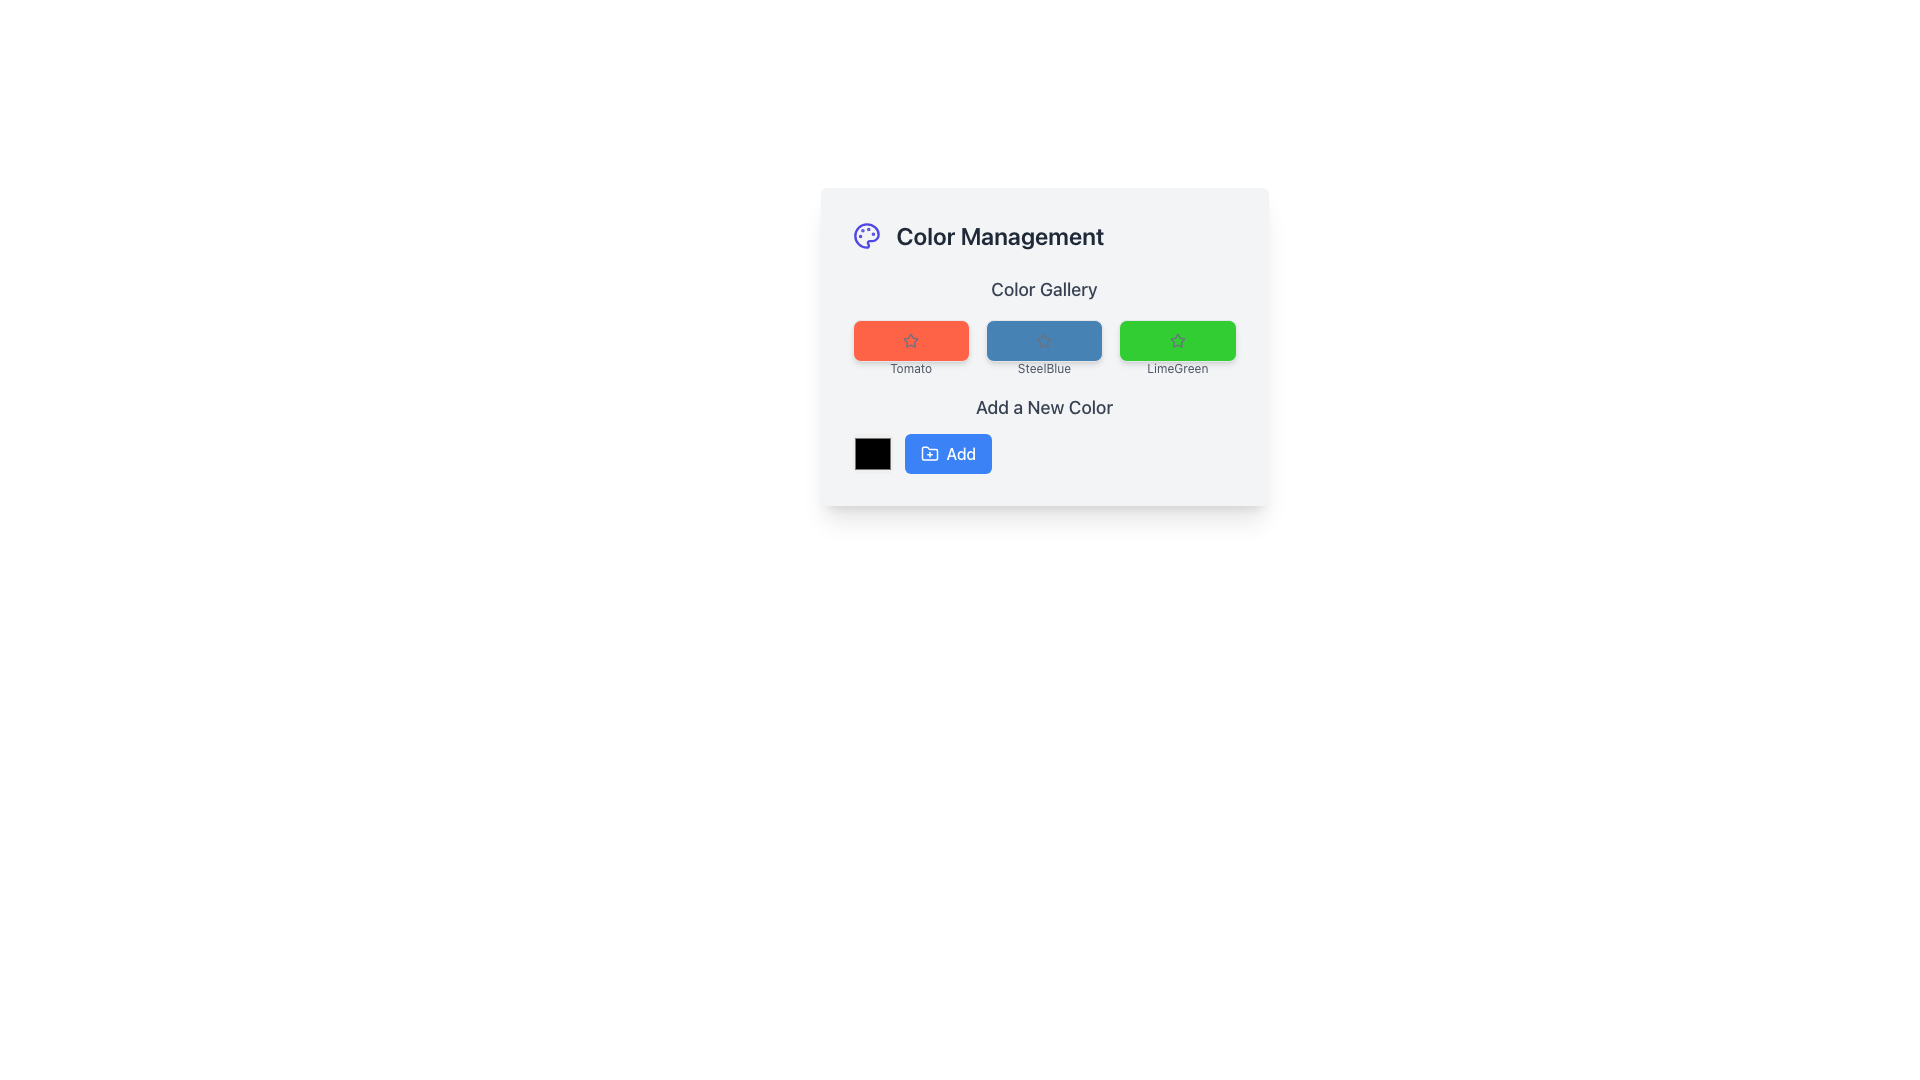 This screenshot has width=1920, height=1080. What do you see at coordinates (1043, 407) in the screenshot?
I see `the text element displaying 'Add a New Color' located centrally under the 'Color Gallery' section, which is above the color picker and 'Add' button` at bounding box center [1043, 407].